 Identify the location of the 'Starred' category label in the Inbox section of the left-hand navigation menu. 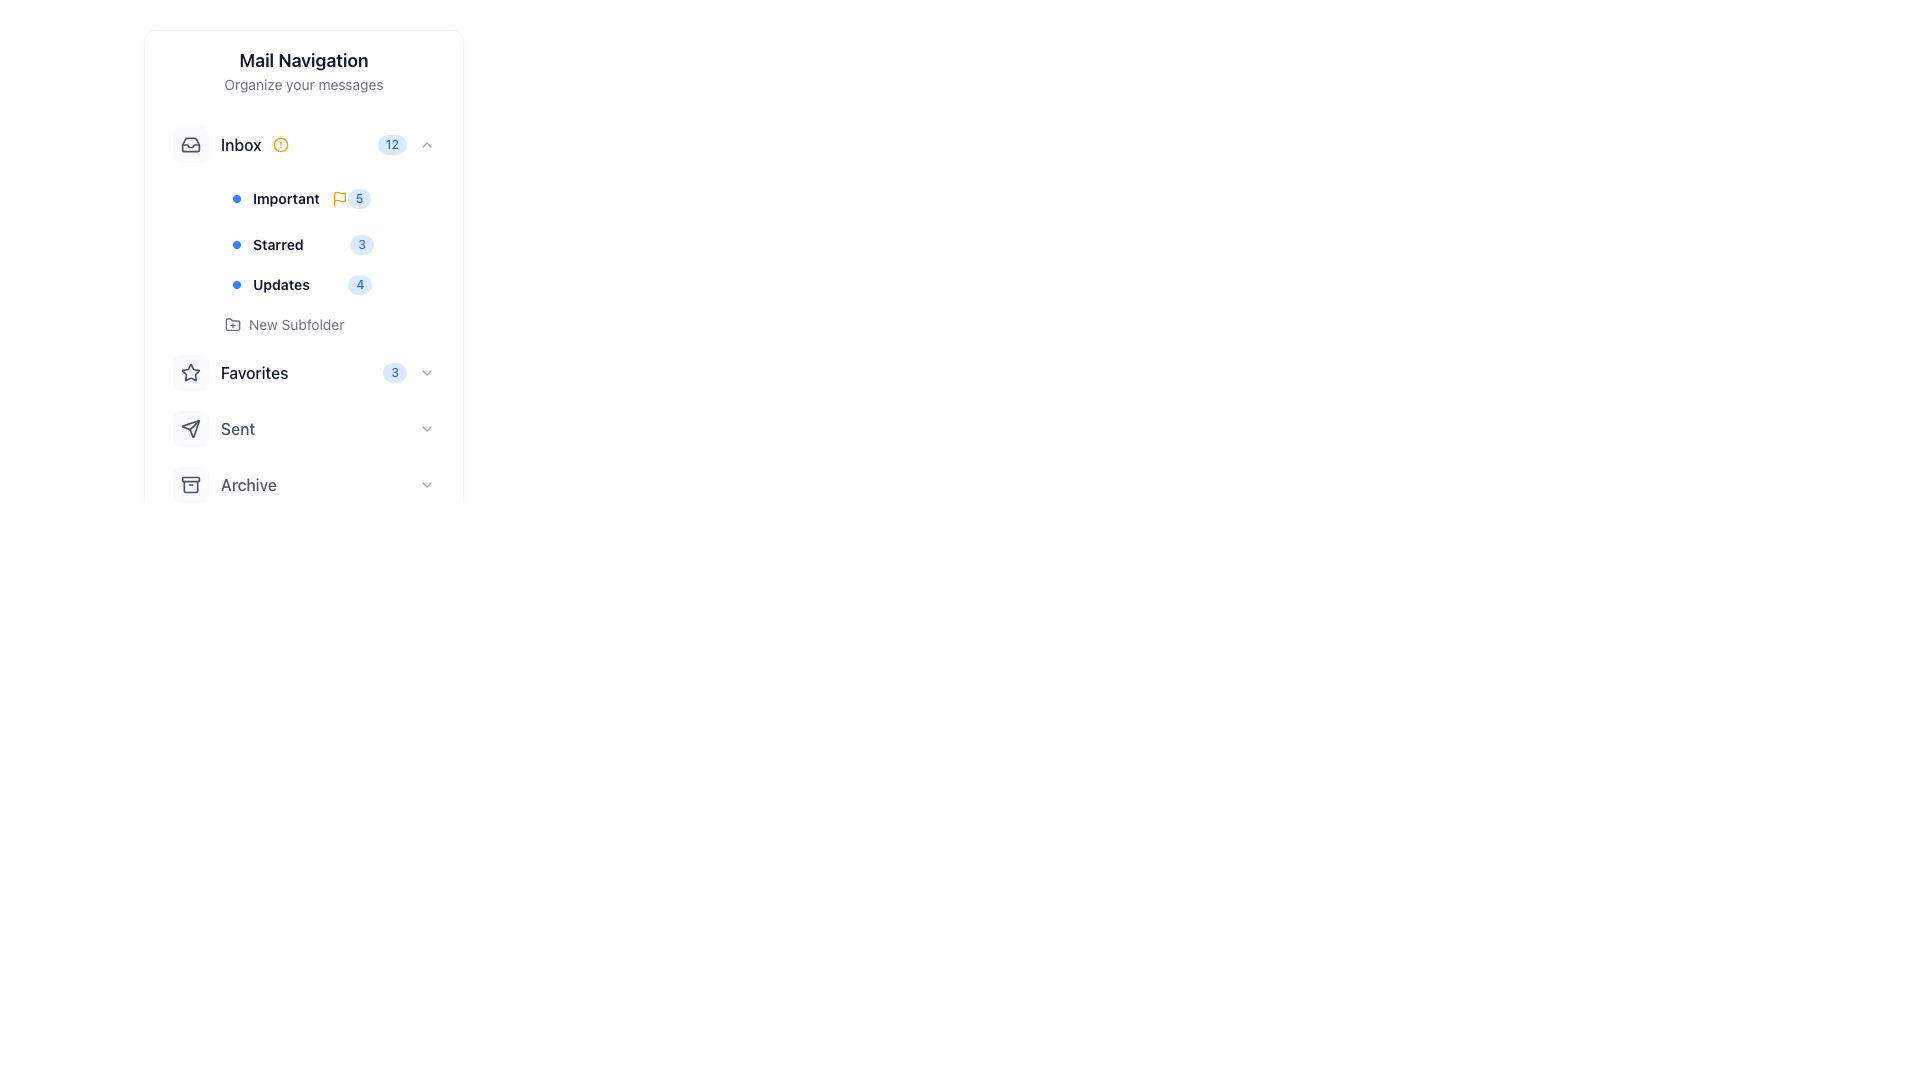
(277, 244).